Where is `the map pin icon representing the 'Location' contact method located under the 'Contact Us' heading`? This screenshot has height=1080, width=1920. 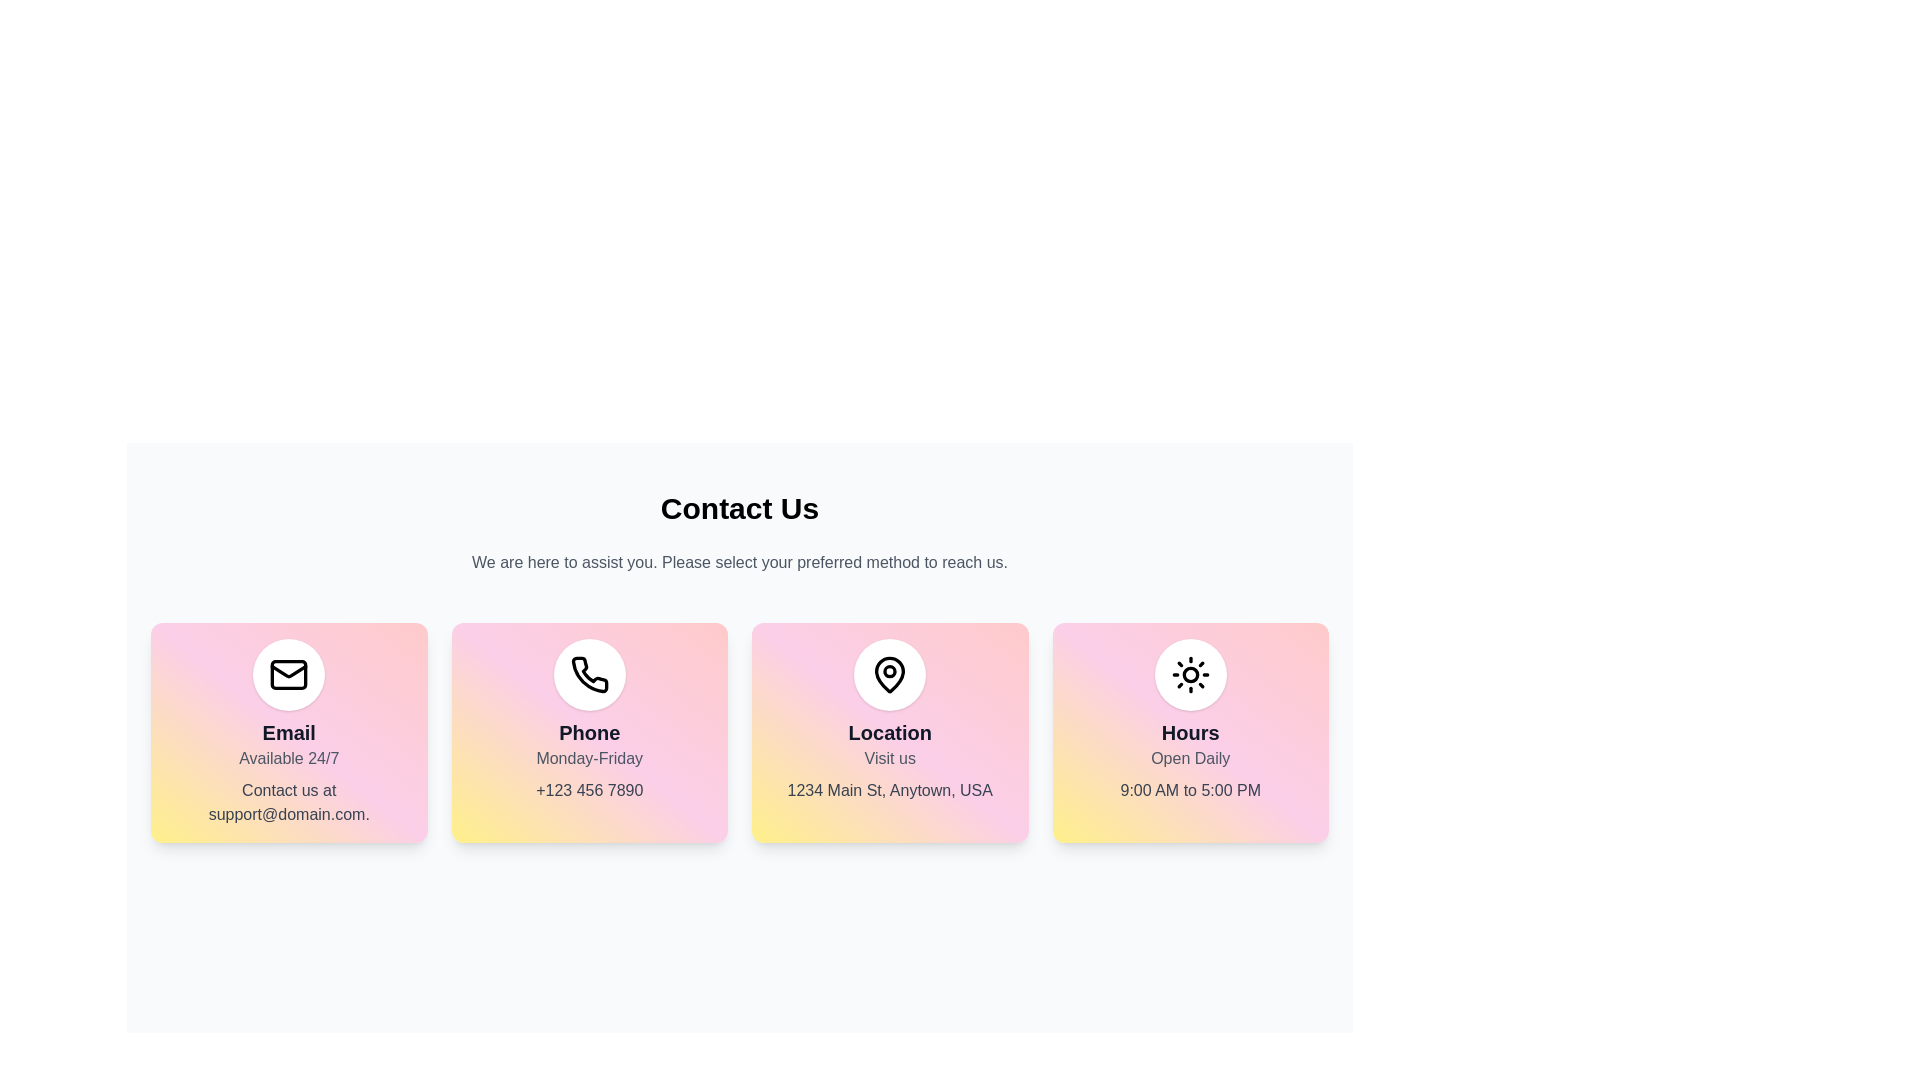 the map pin icon representing the 'Location' contact method located under the 'Contact Us' heading is located at coordinates (889, 675).